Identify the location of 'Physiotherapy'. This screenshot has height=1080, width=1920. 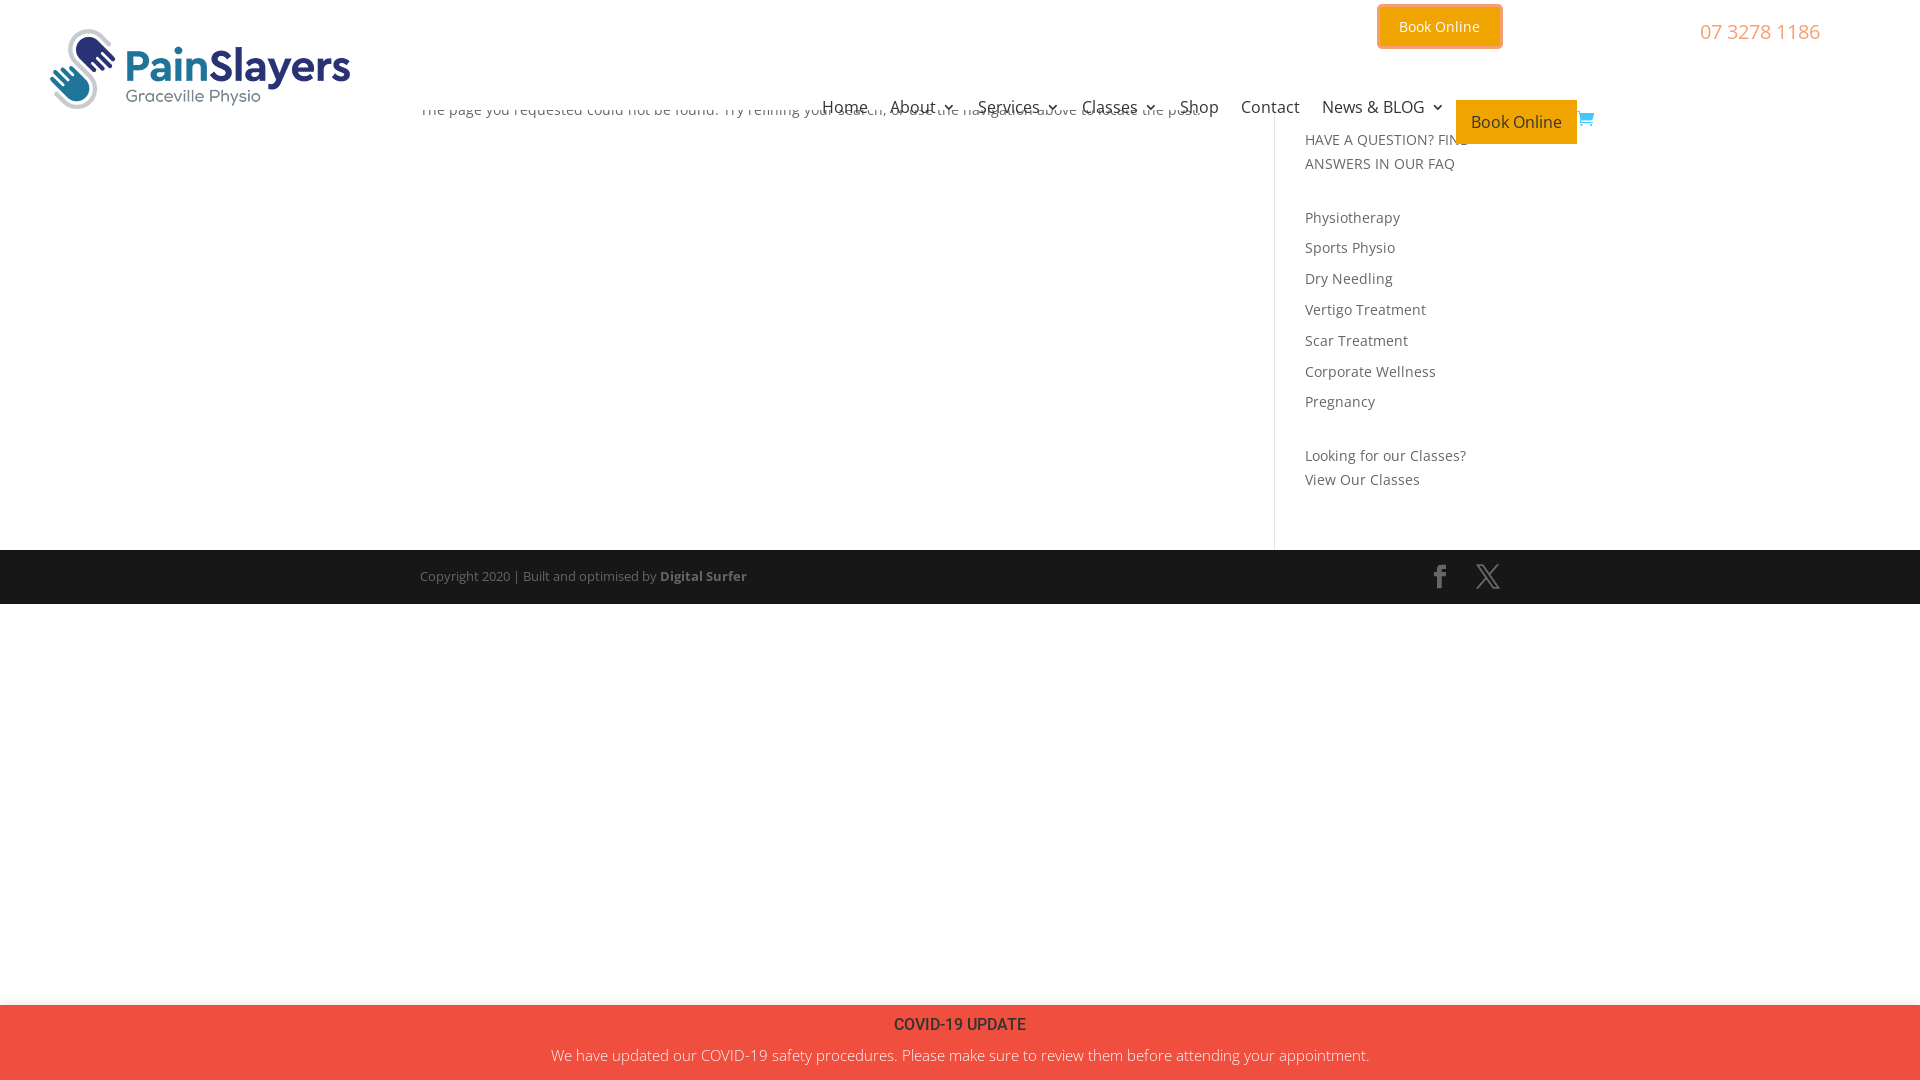
(1352, 217).